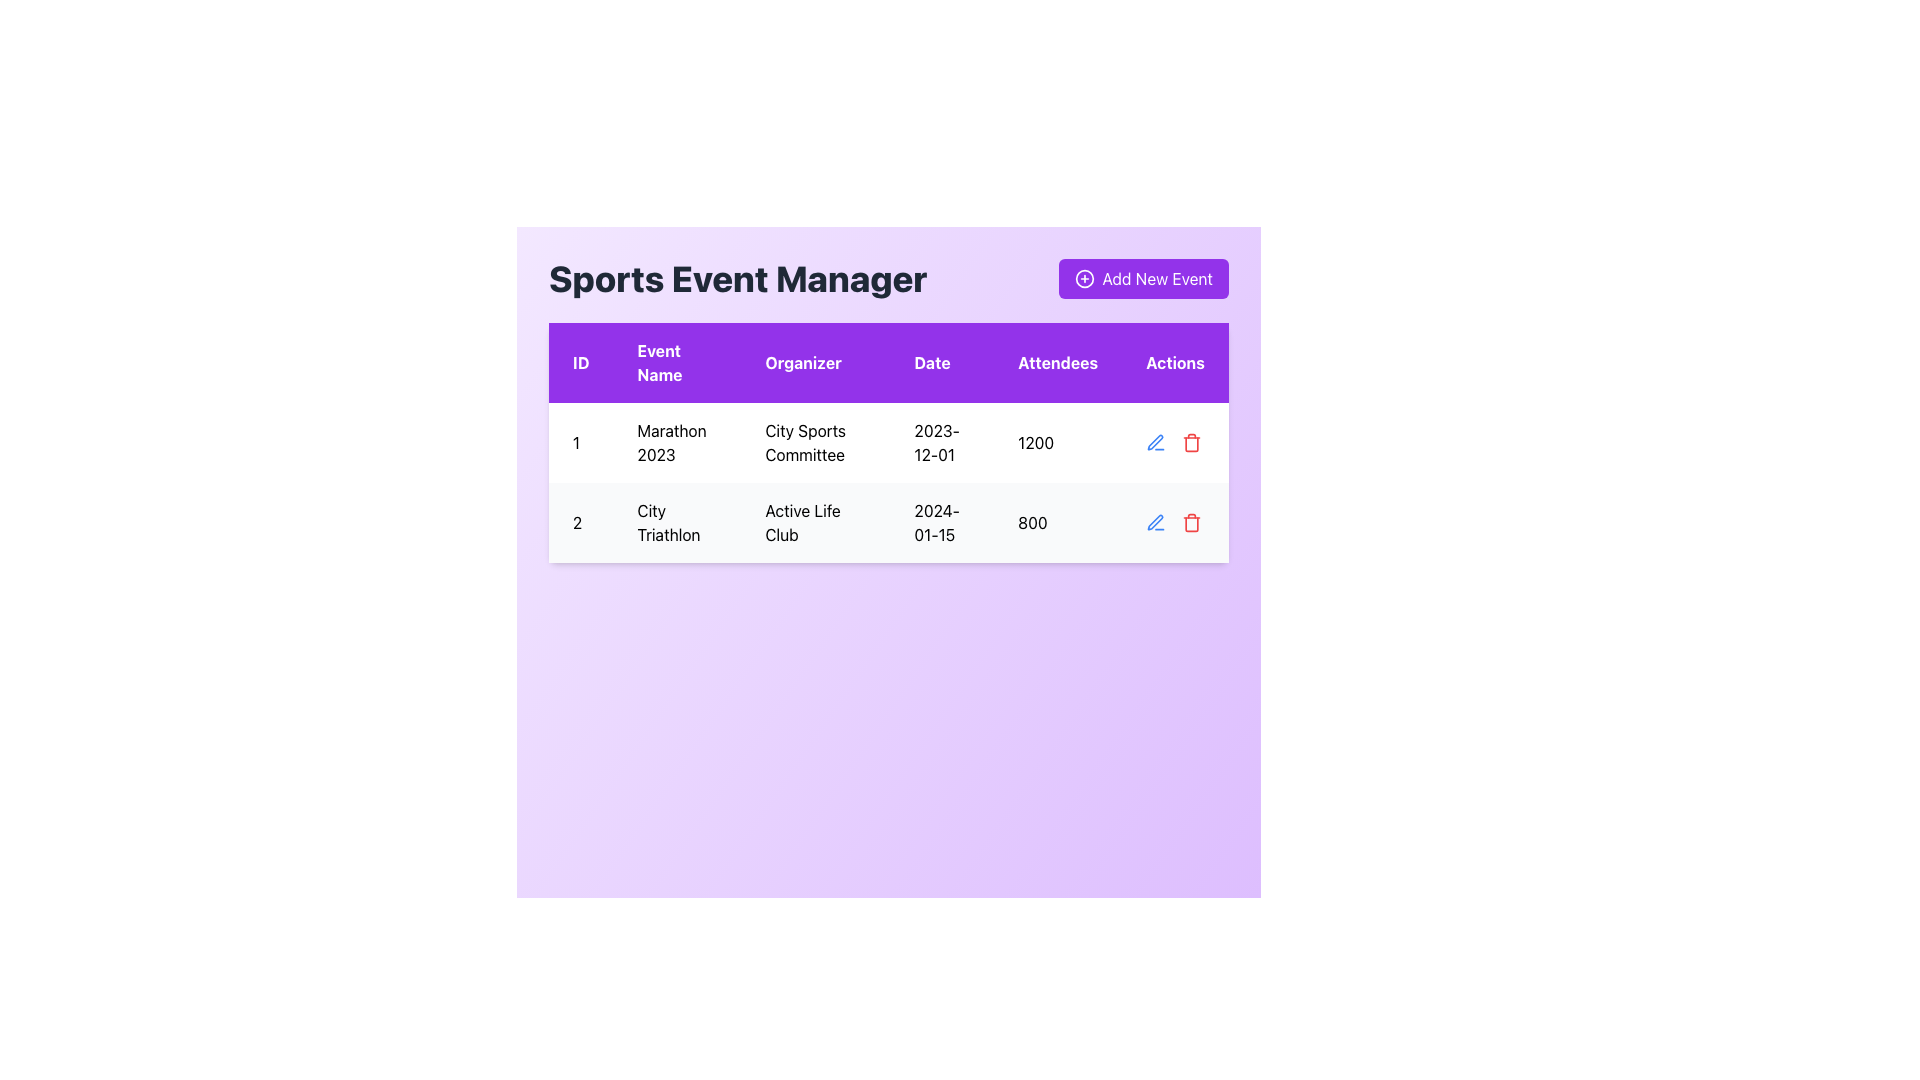 The image size is (1920, 1080). What do you see at coordinates (677, 442) in the screenshot?
I see `the Table Cell Content displaying 'Marathon 2023' in the second column of the first row of the data table to interact with or select the text` at bounding box center [677, 442].